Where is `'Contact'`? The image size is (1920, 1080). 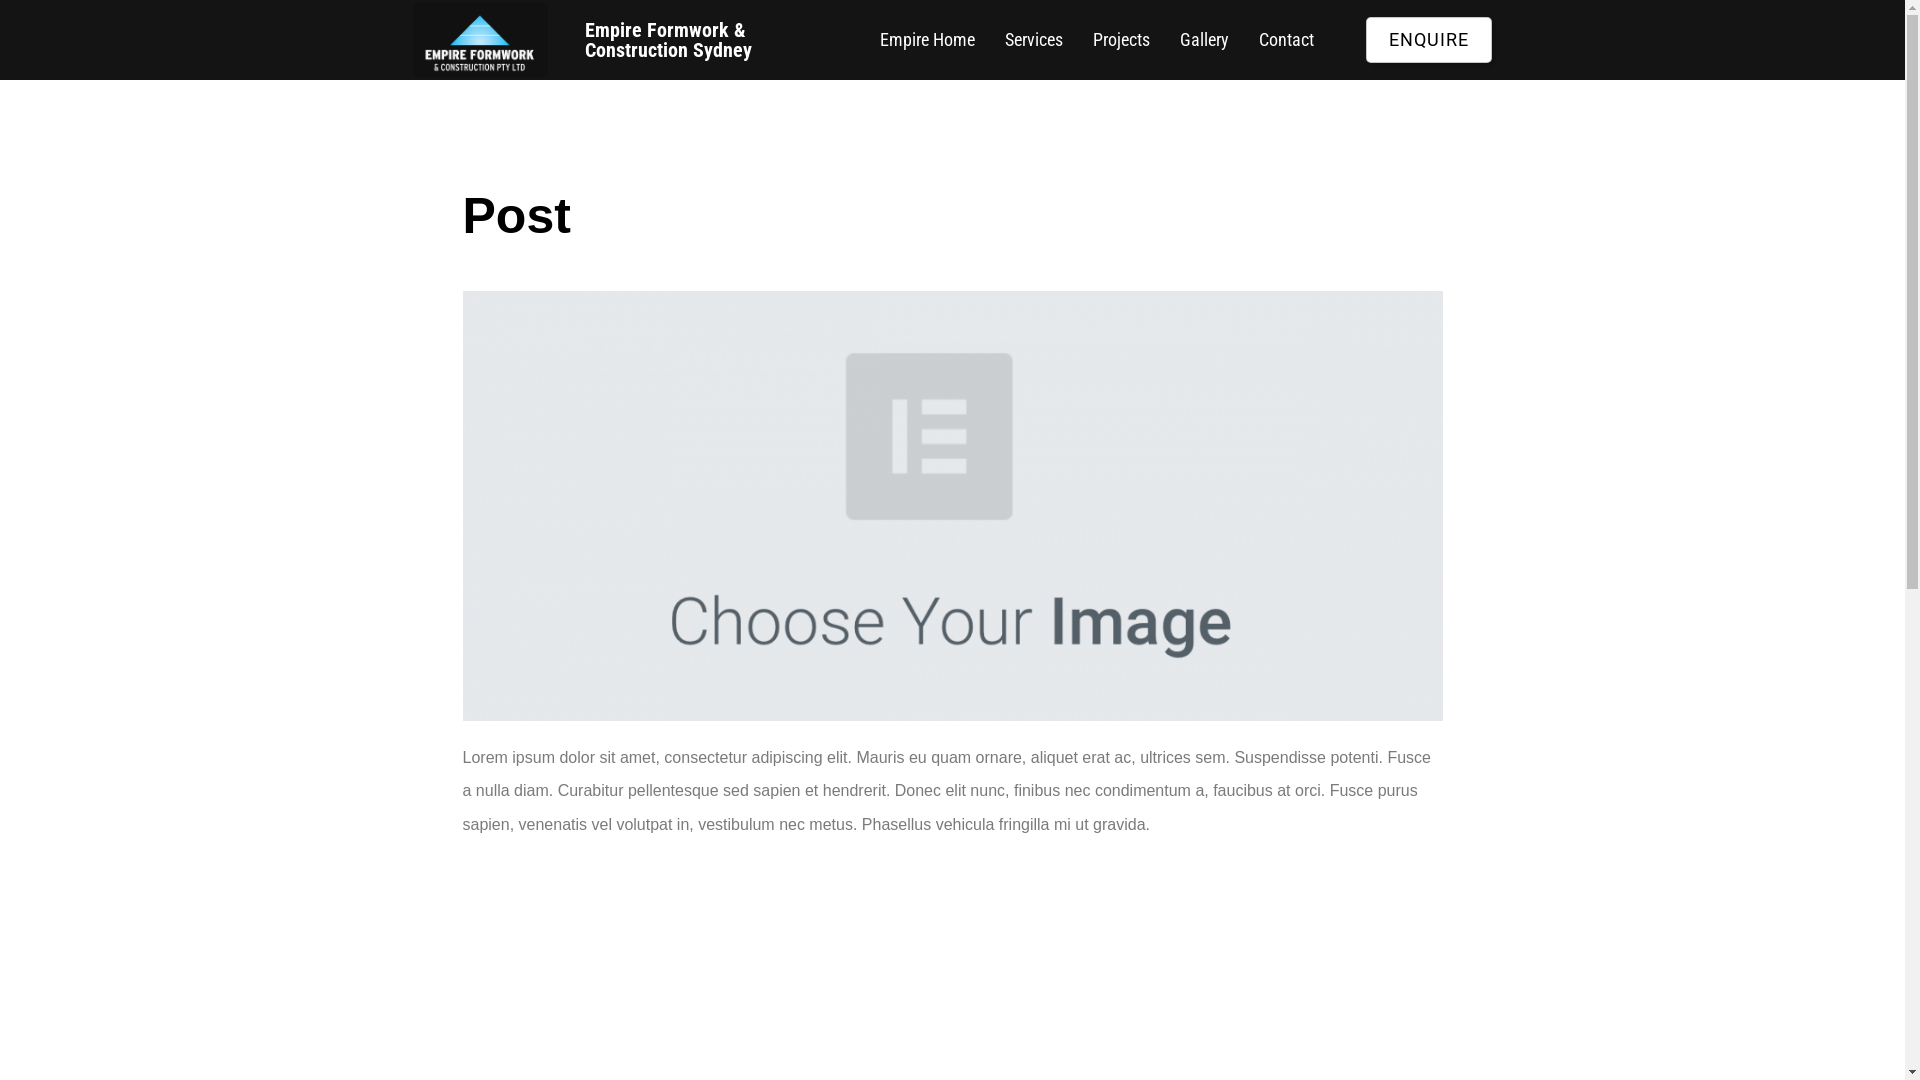 'Contact' is located at coordinates (1286, 39).